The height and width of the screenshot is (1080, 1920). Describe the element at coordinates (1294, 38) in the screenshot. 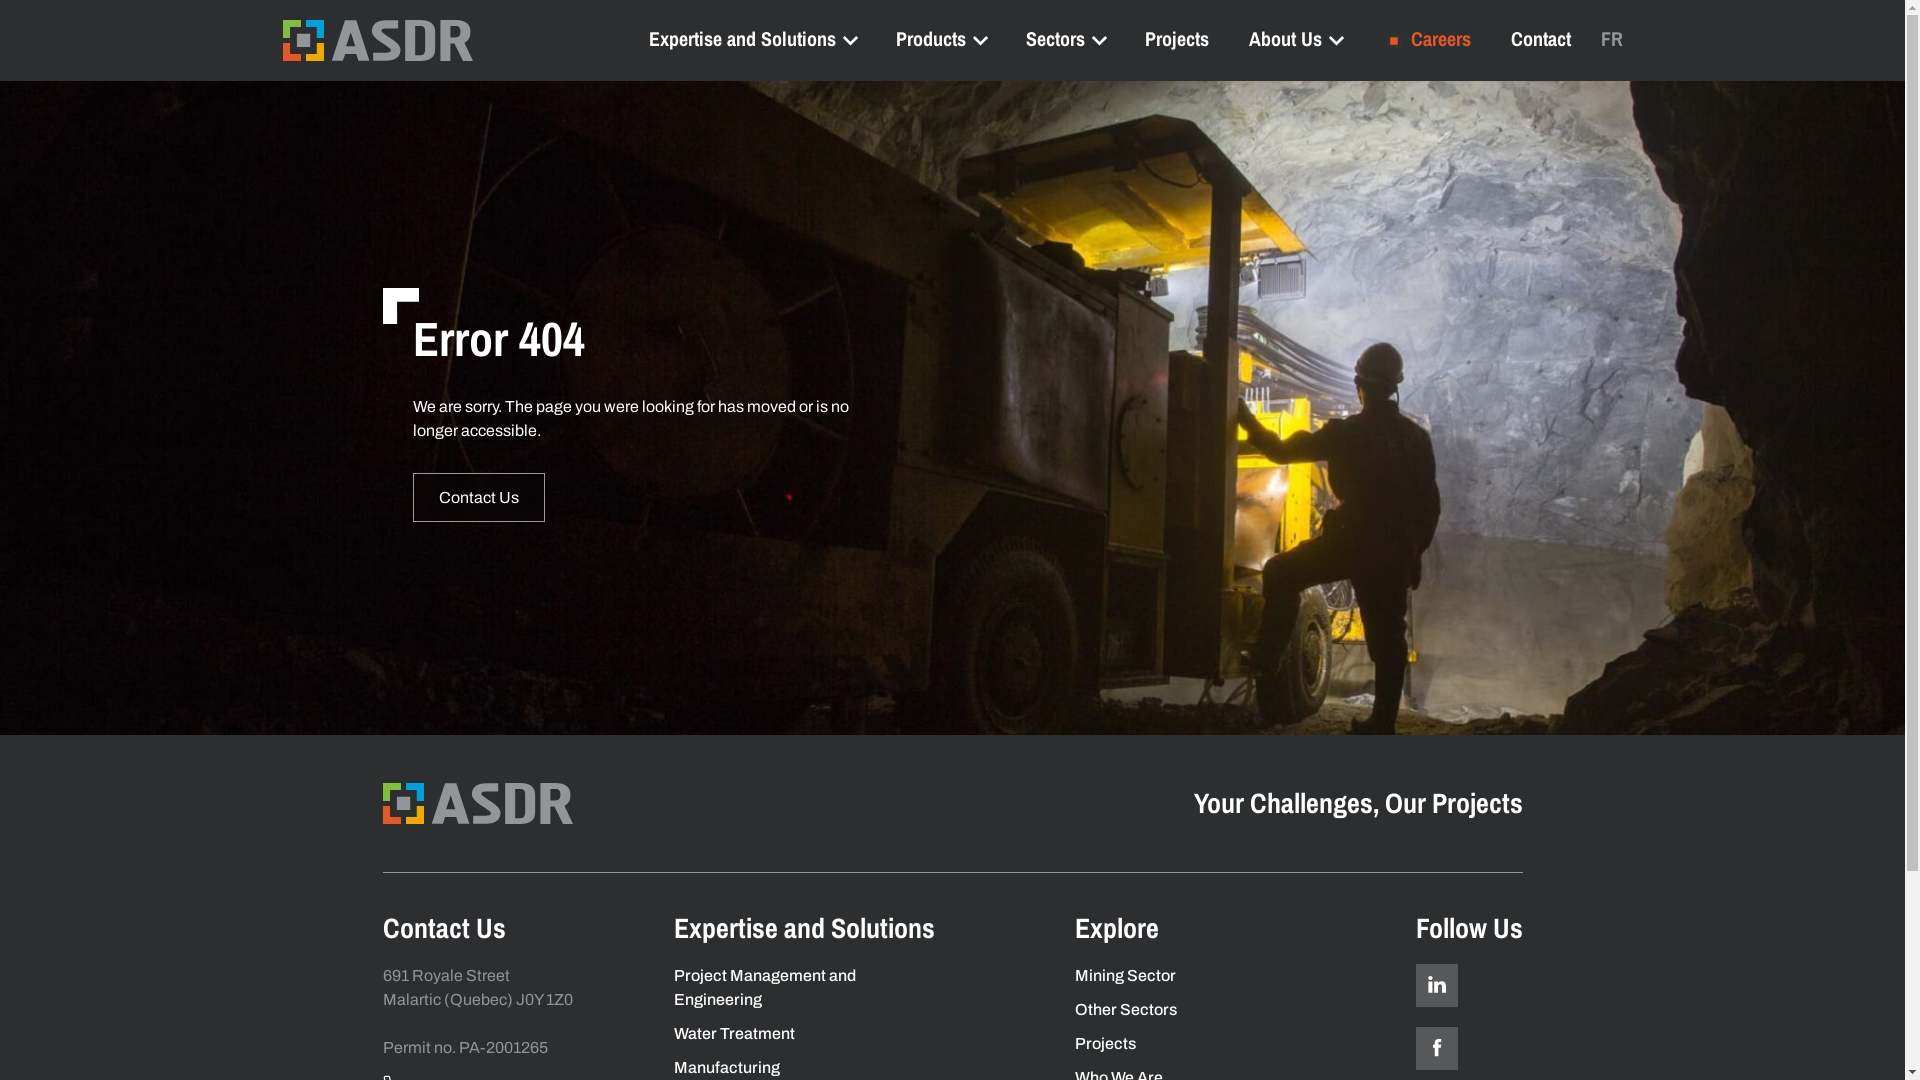

I see `'About Us'` at that location.